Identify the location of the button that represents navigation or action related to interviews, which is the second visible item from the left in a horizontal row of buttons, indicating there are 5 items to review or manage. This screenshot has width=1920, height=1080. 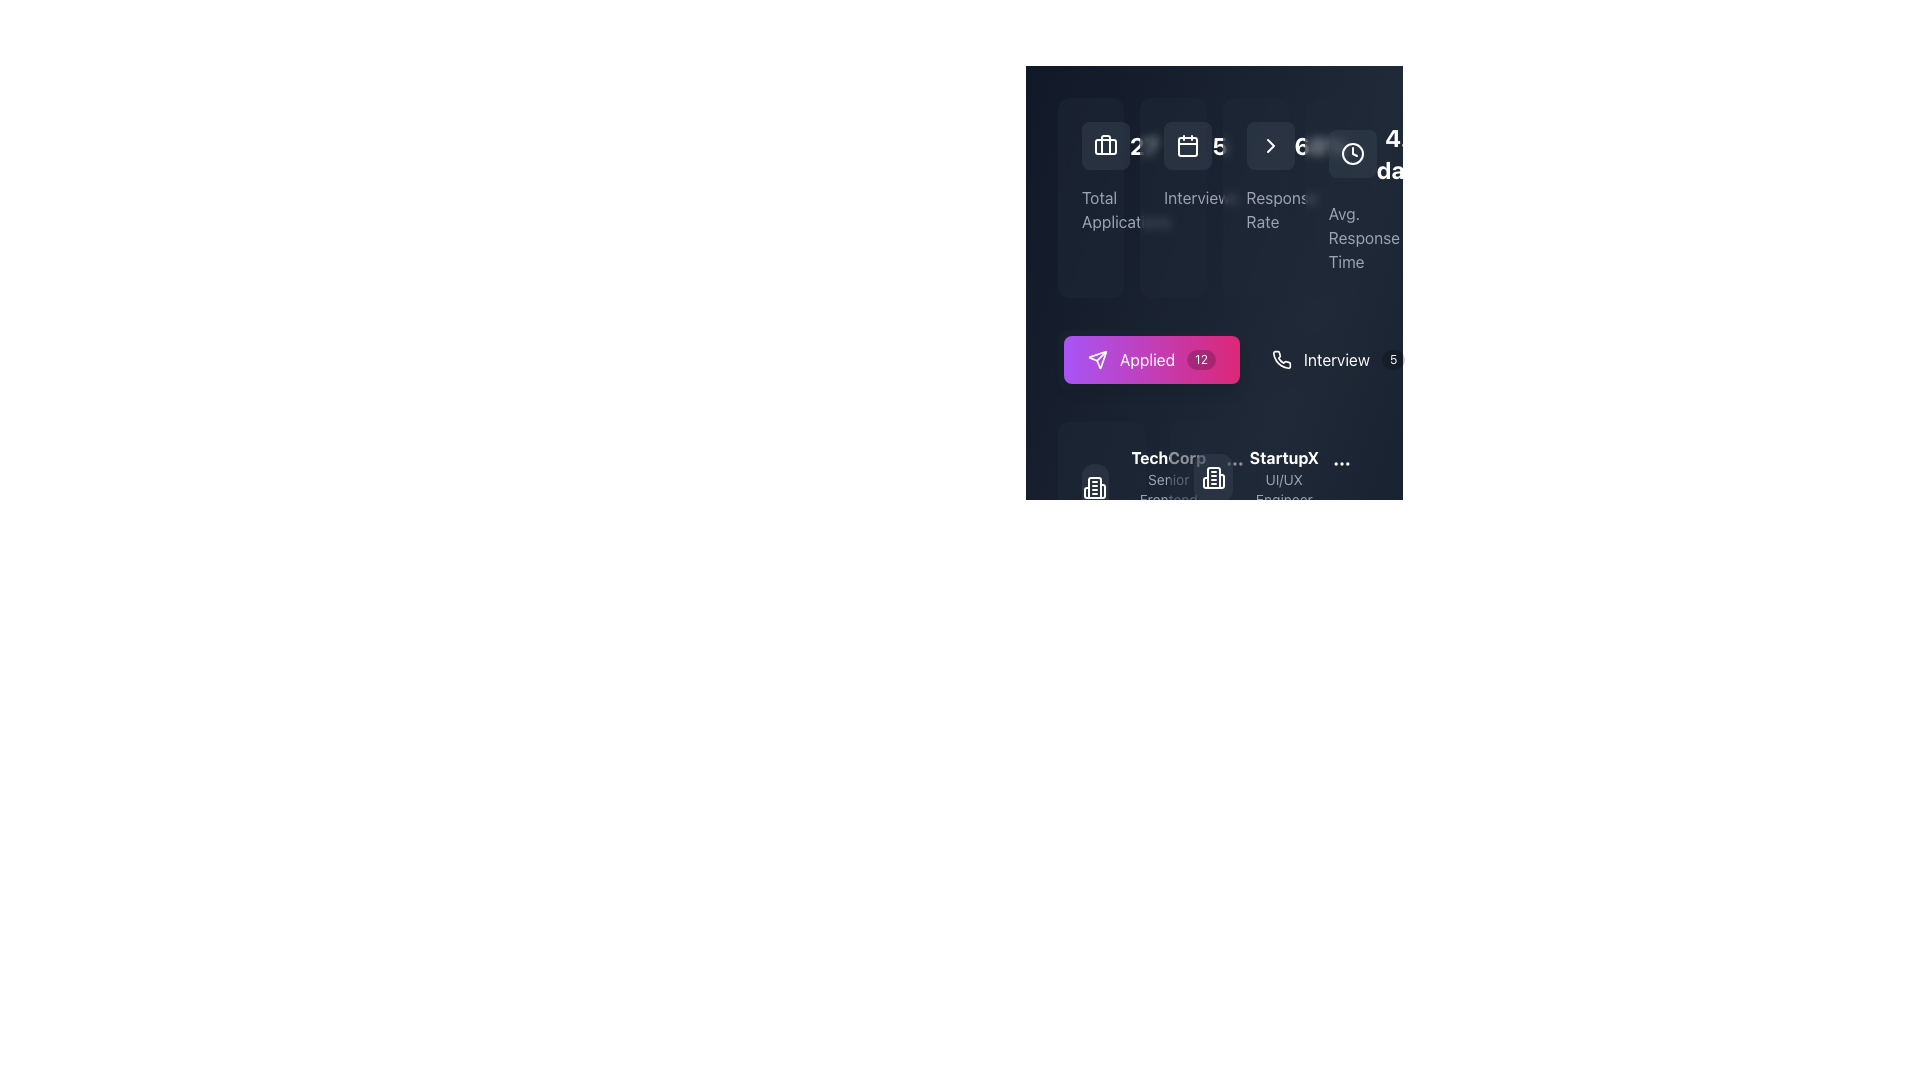
(1338, 358).